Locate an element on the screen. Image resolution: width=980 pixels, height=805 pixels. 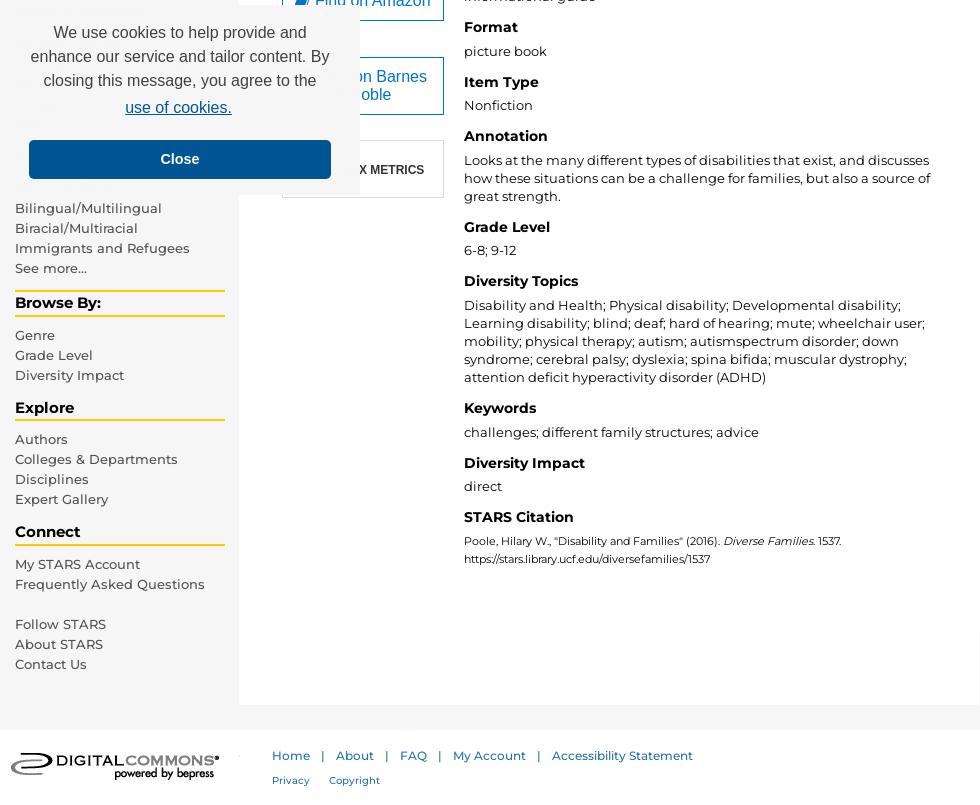
'Health & Disability' is located at coordinates (79, 11).